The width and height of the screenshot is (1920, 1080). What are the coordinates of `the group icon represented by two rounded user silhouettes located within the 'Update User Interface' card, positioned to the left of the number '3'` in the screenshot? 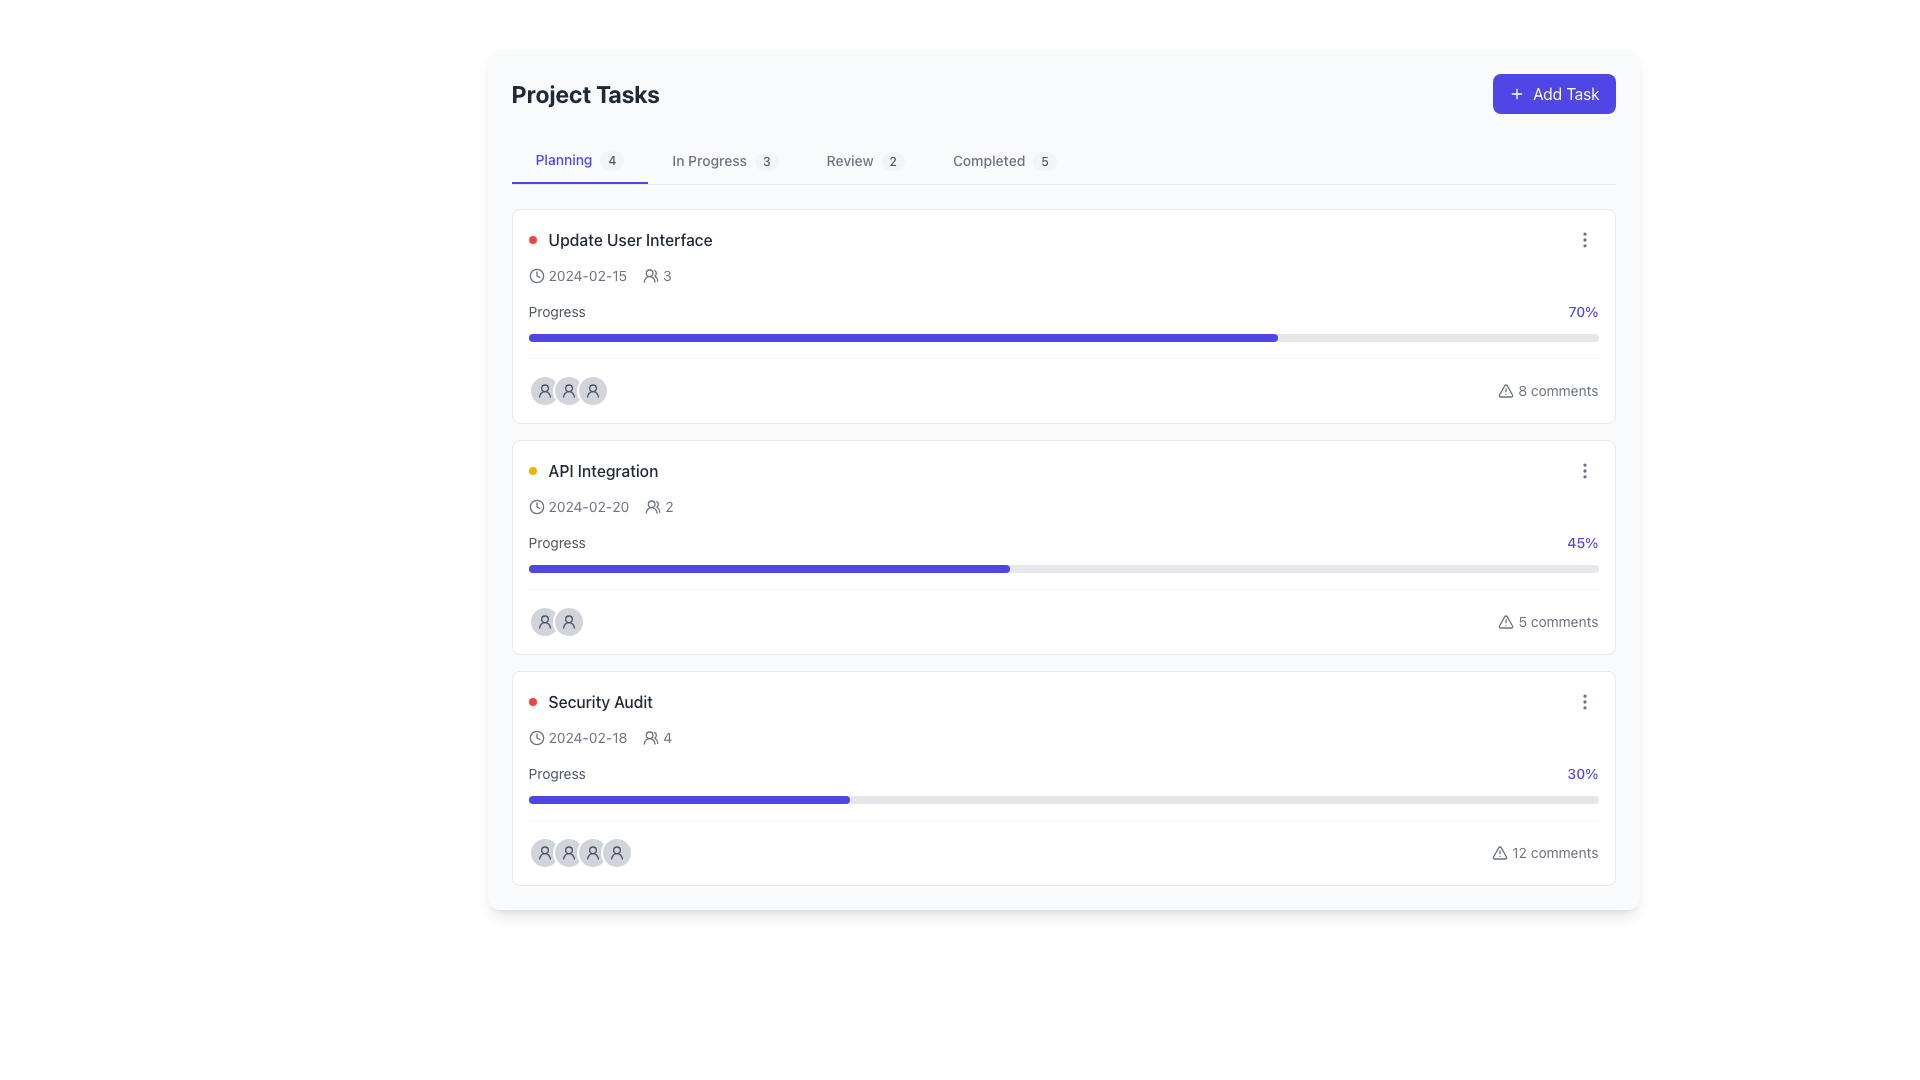 It's located at (651, 276).